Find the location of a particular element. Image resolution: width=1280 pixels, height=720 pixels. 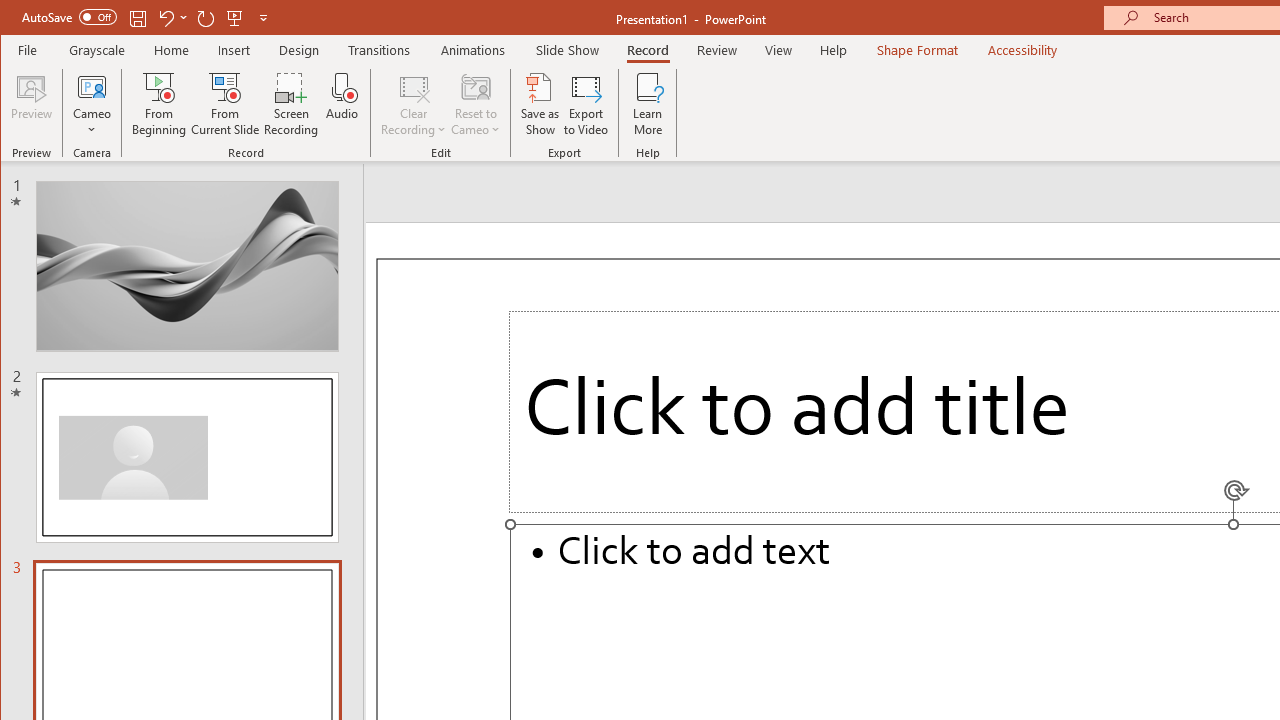

'Export to Video' is located at coordinates (585, 104).